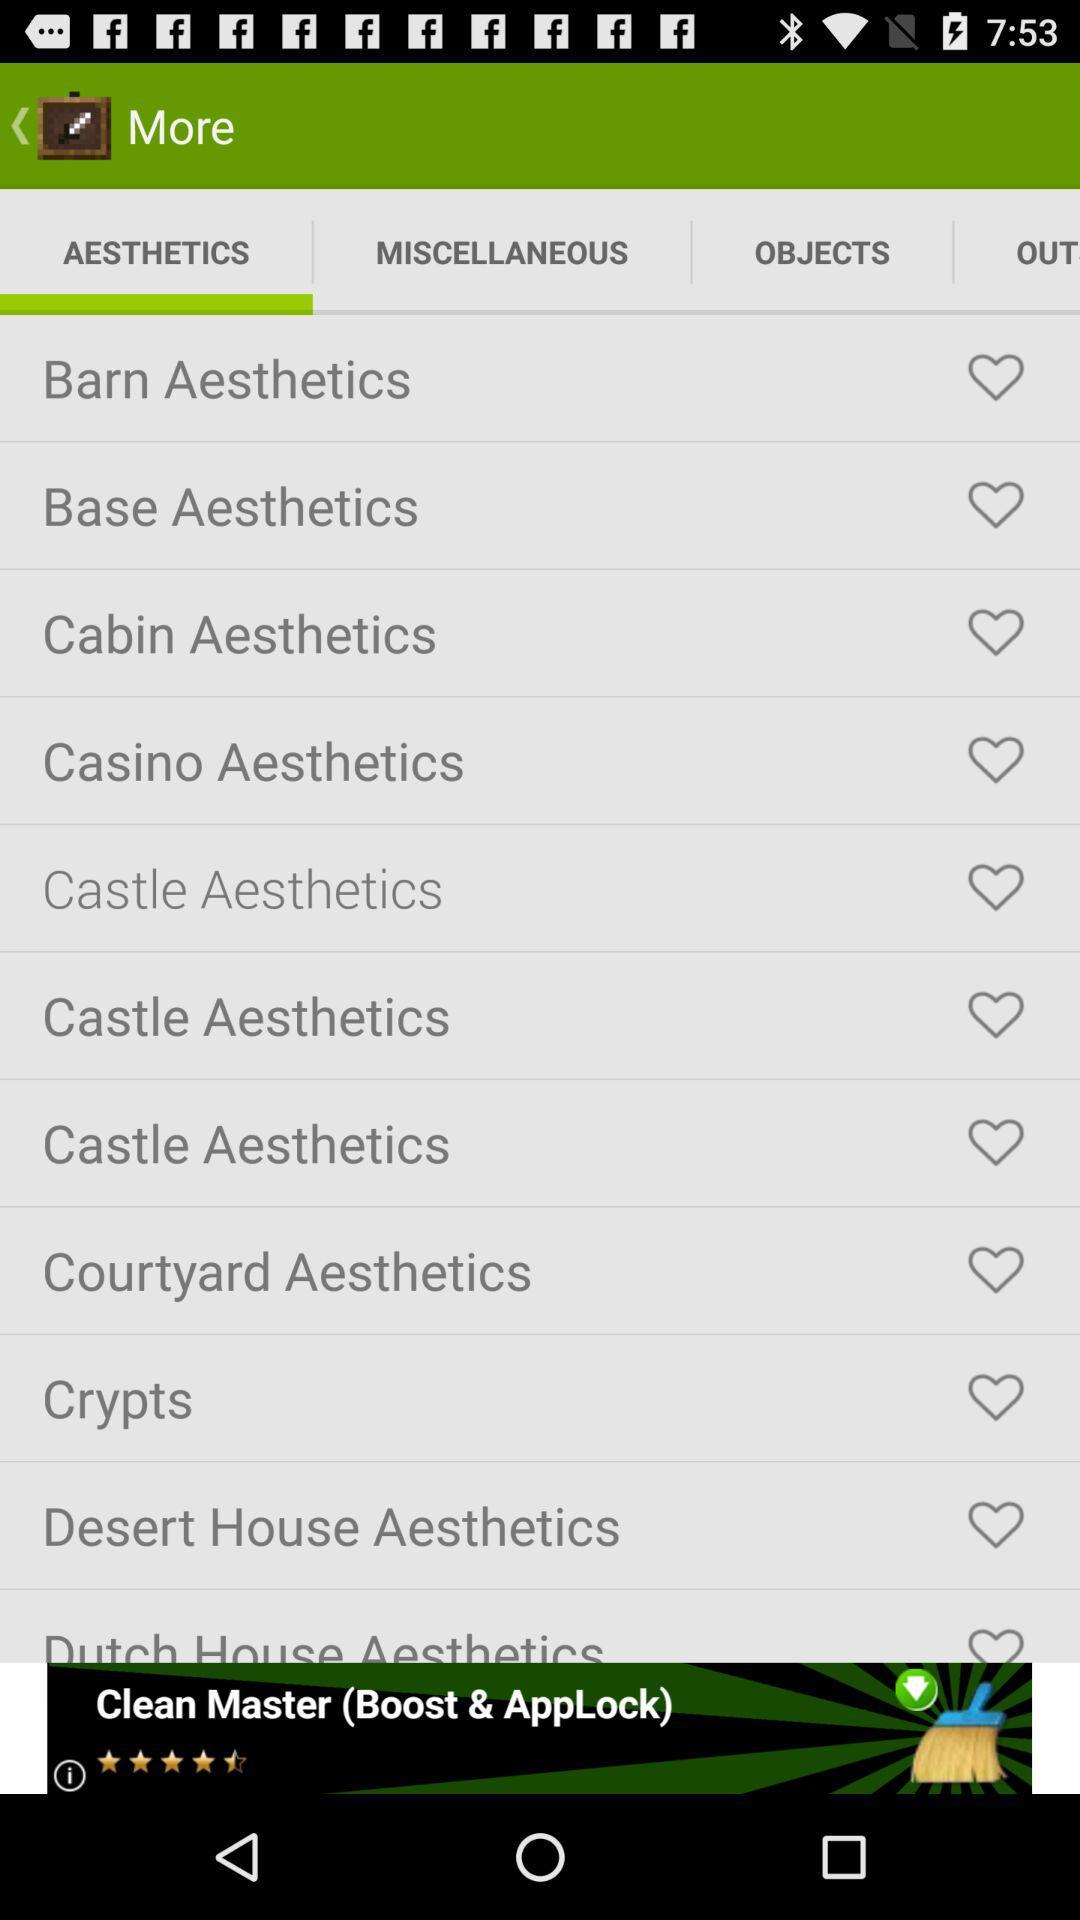 The height and width of the screenshot is (1920, 1080). Describe the element at coordinates (995, 1524) in the screenshot. I see `heart` at that location.